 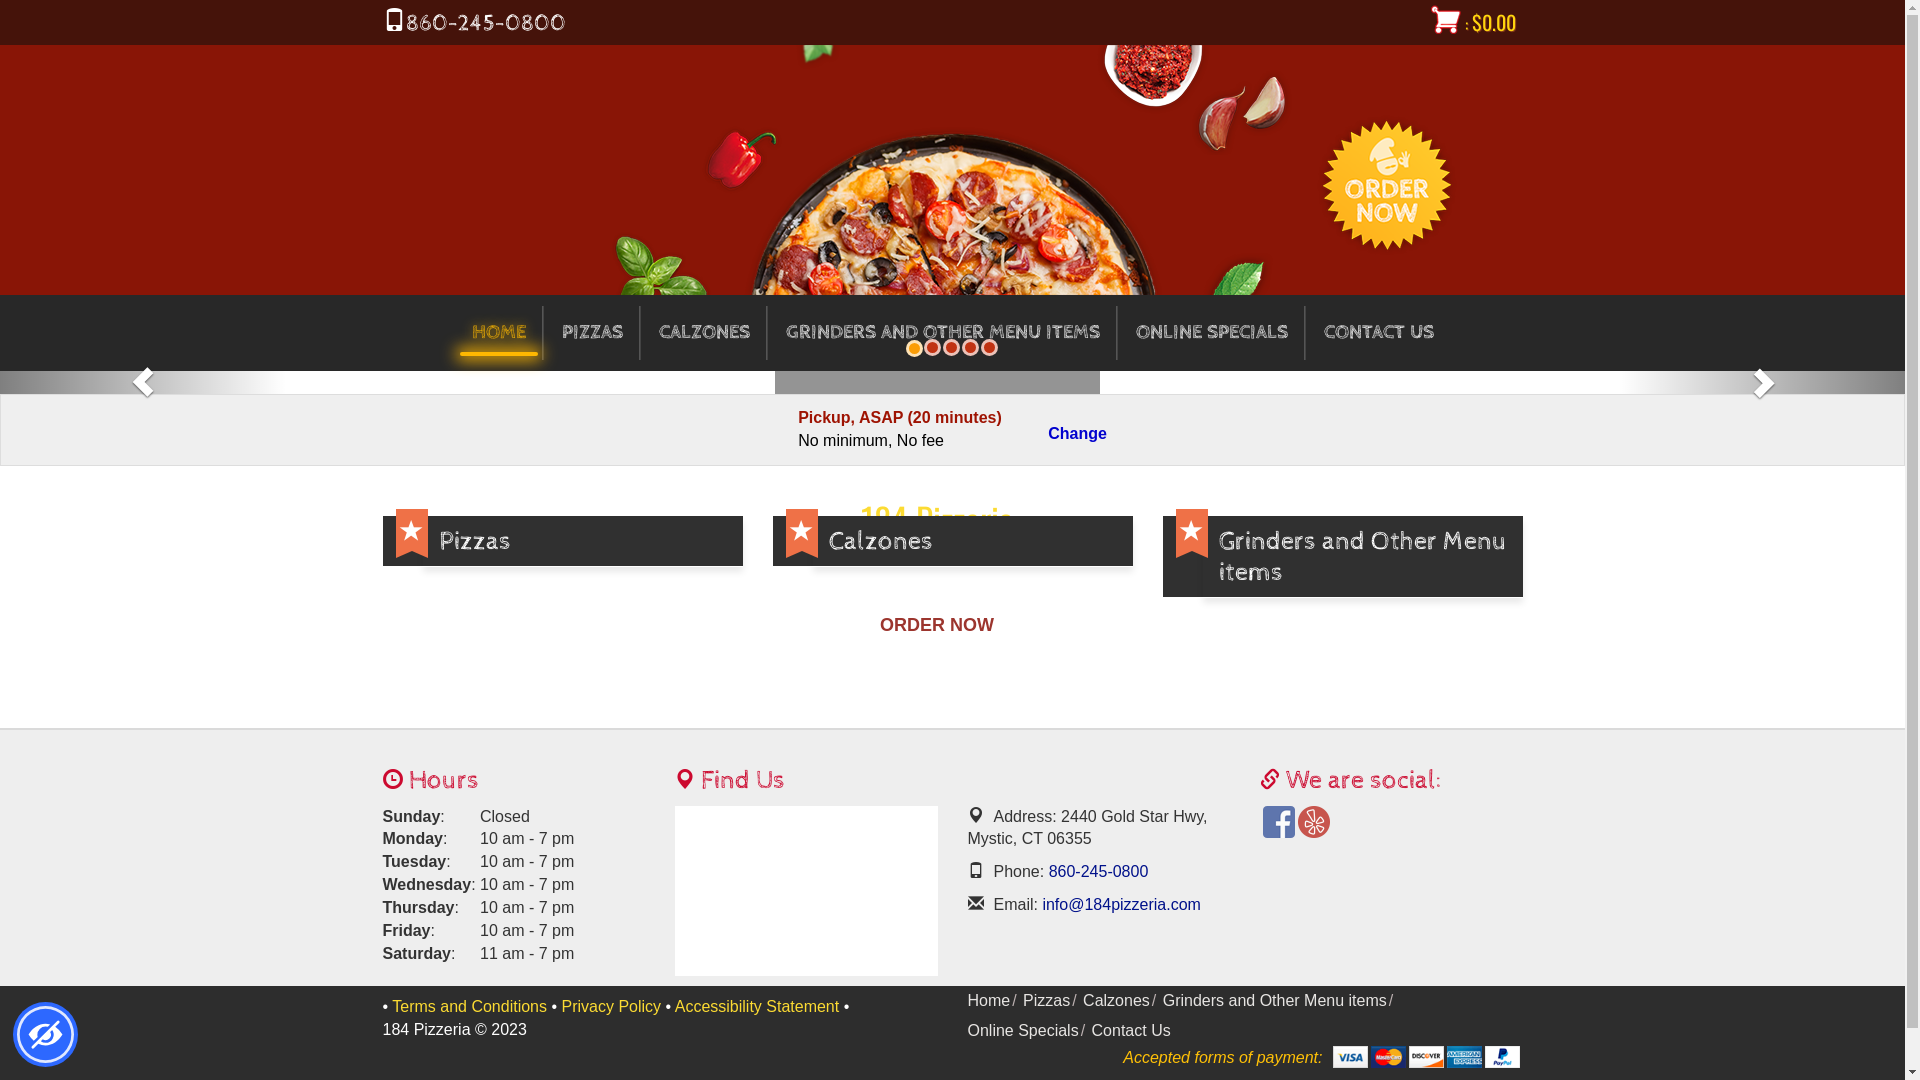 What do you see at coordinates (941, 331) in the screenshot?
I see `'GRINDERS AND OTHER MENU ITEMS'` at bounding box center [941, 331].